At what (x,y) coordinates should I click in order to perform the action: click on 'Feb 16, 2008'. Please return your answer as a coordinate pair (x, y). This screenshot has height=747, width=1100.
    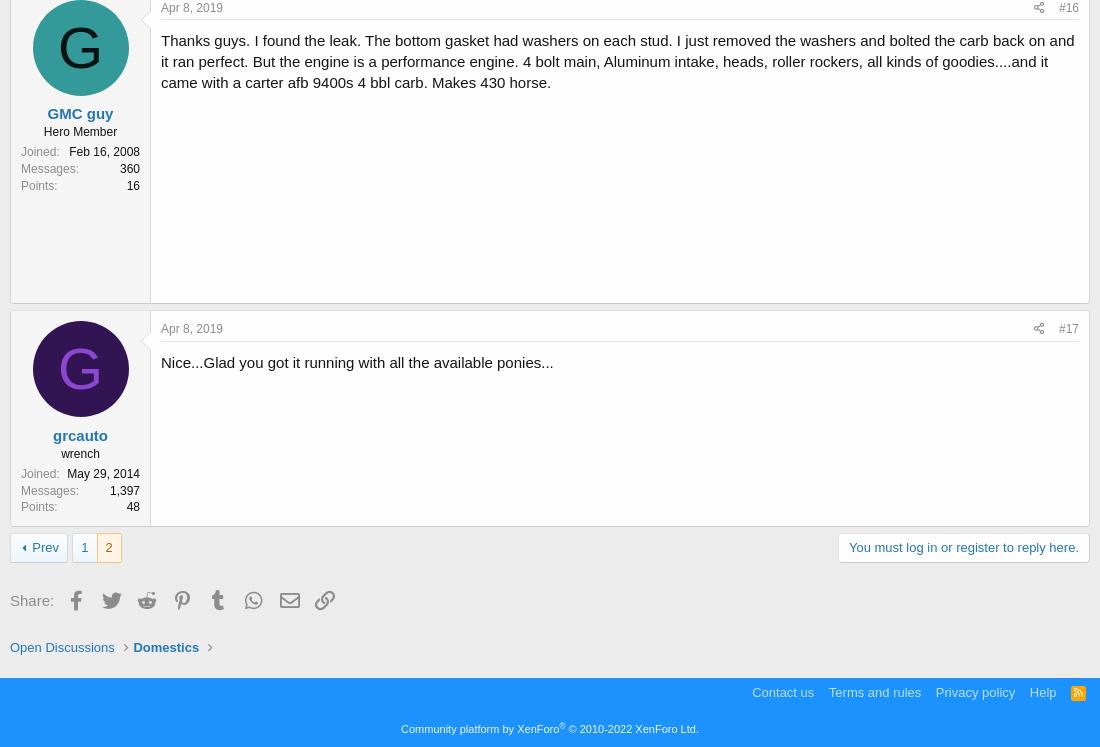
    Looking at the image, I should click on (104, 149).